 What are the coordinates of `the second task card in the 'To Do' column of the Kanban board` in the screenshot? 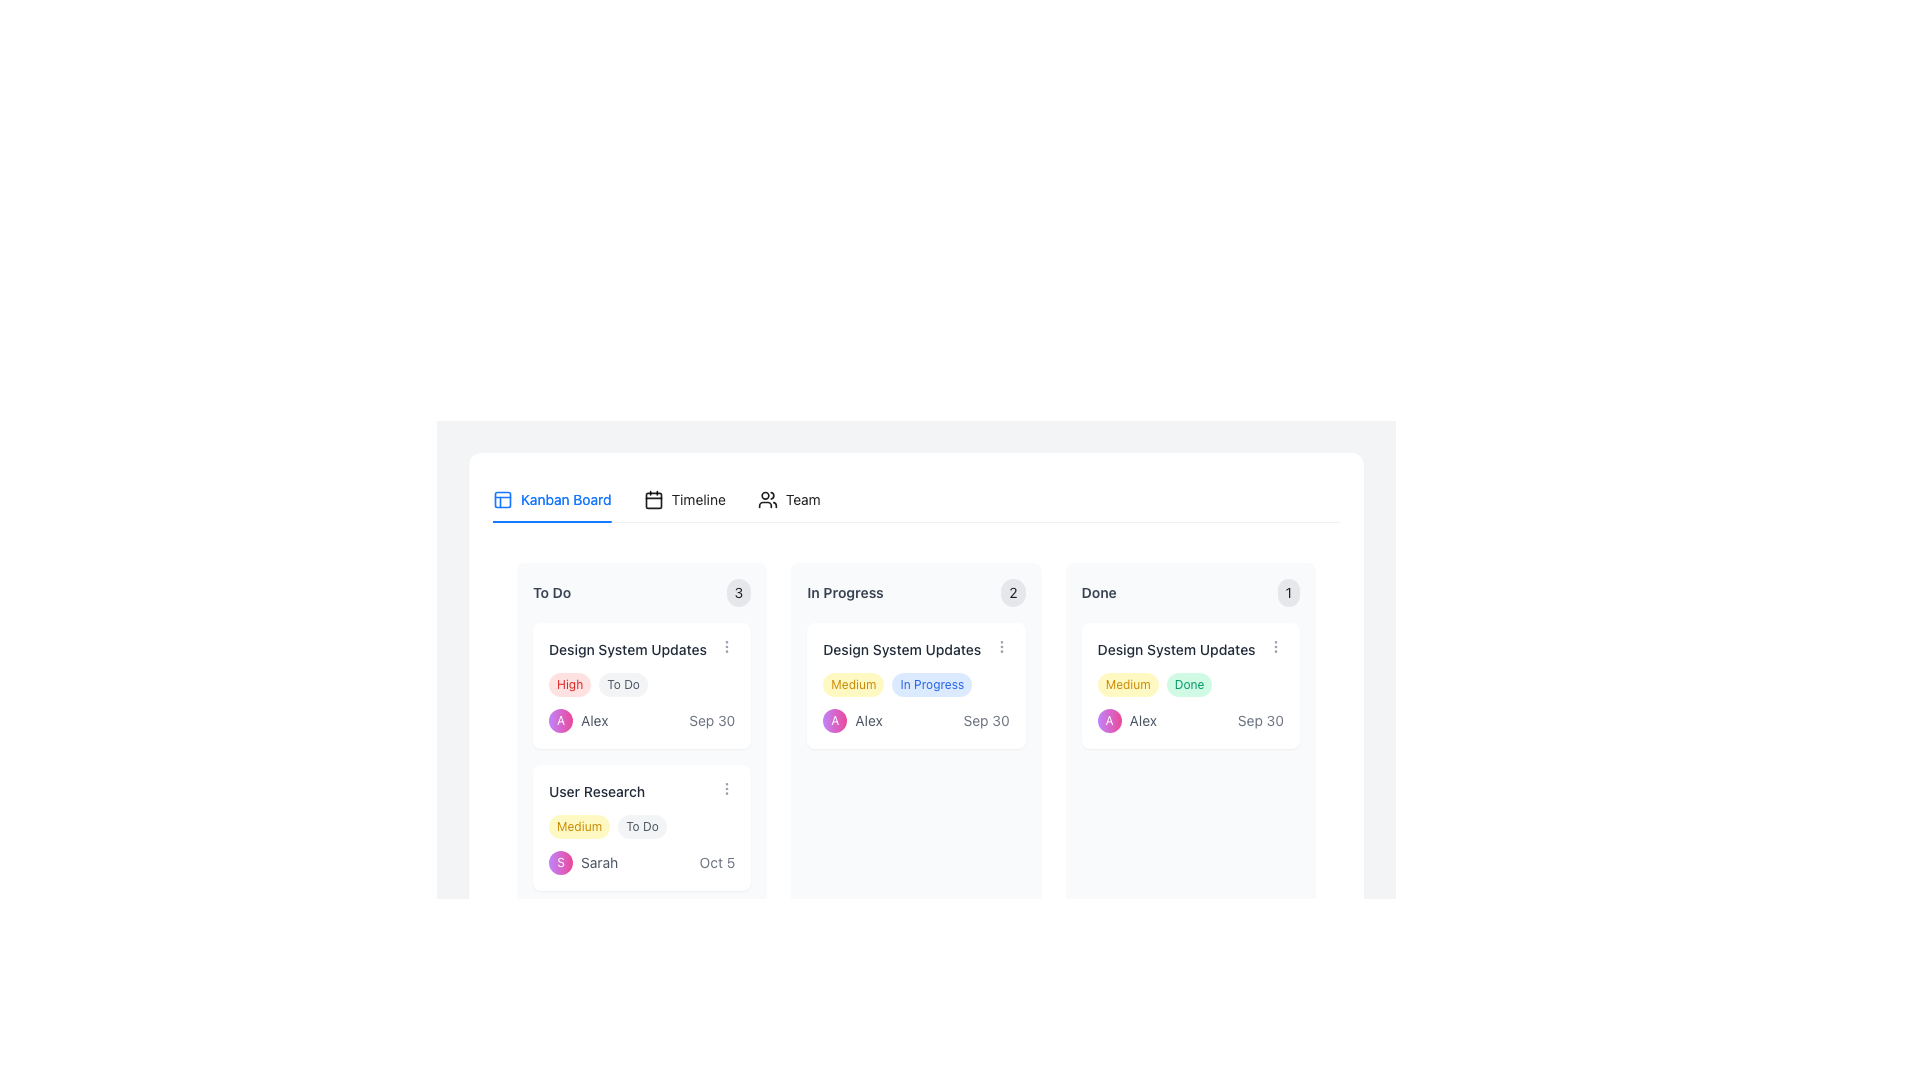 It's located at (642, 828).